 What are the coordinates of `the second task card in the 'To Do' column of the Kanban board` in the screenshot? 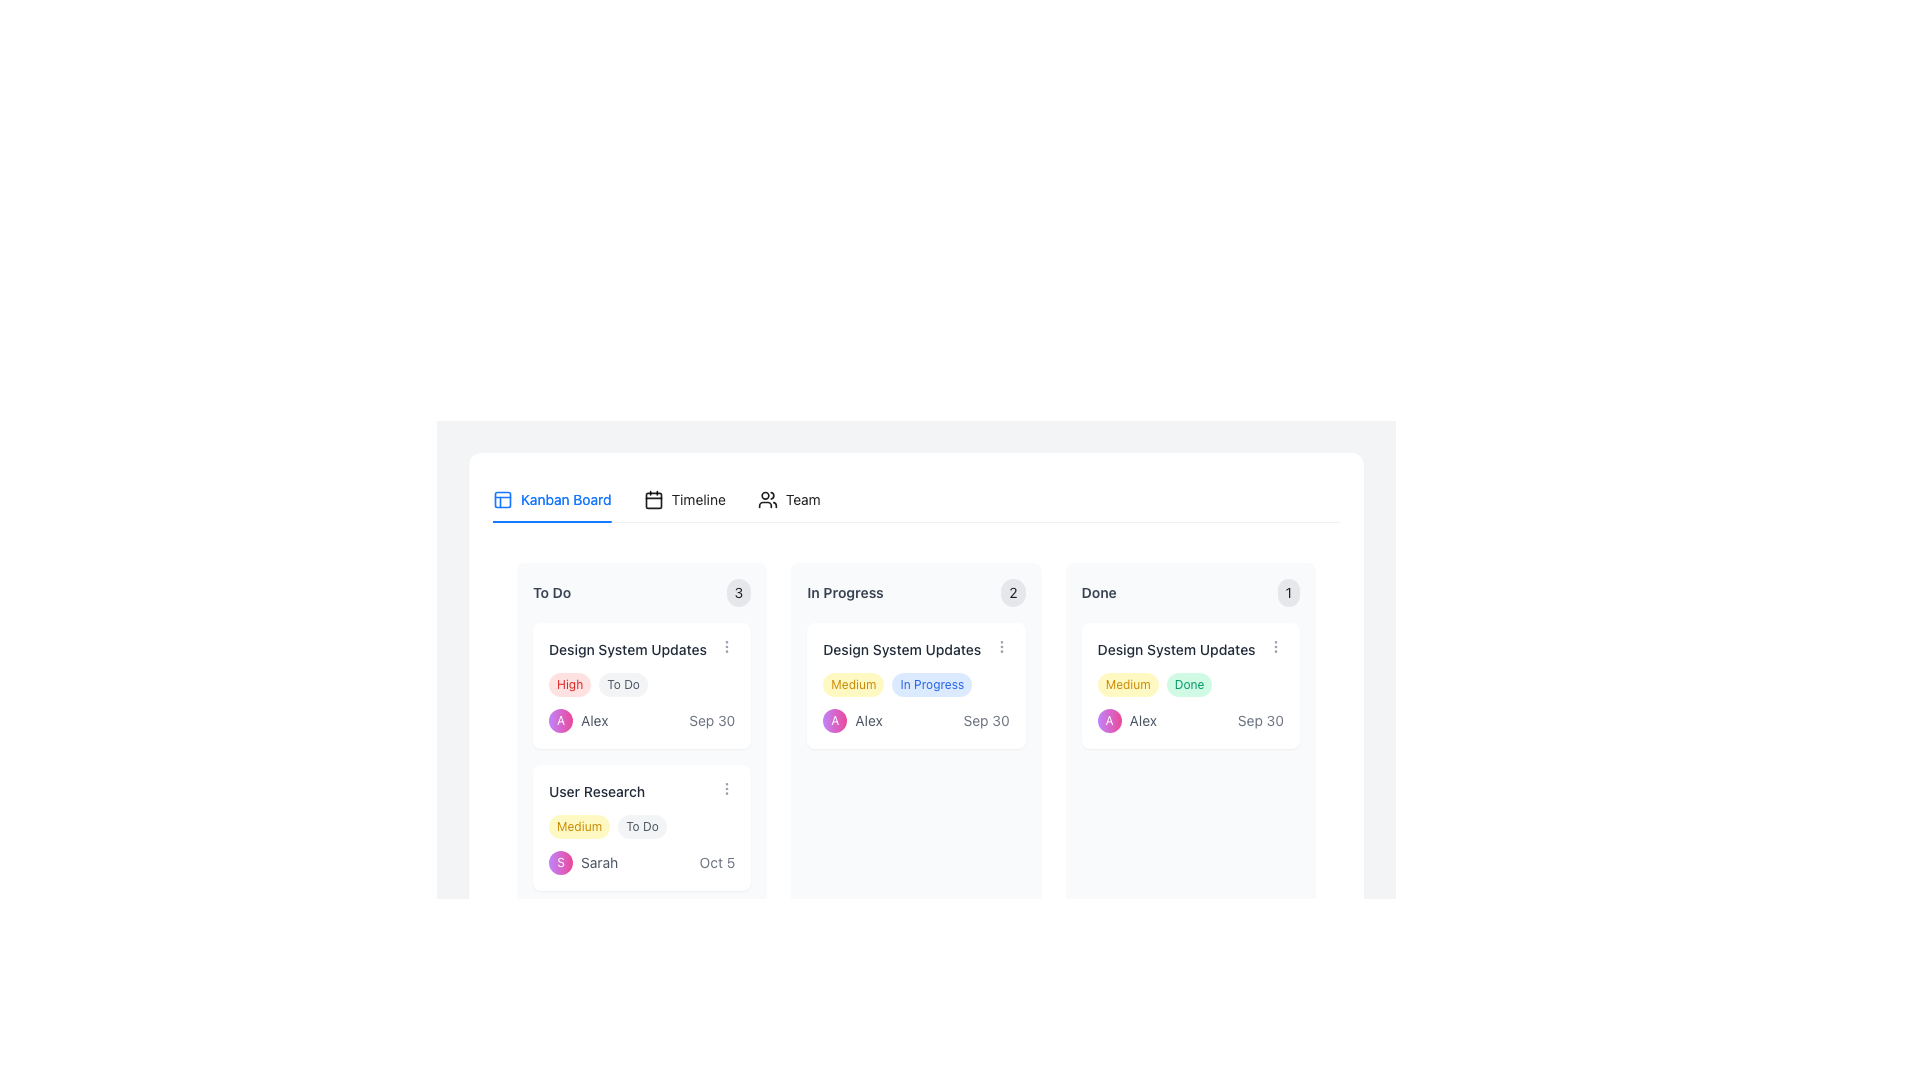 It's located at (642, 828).